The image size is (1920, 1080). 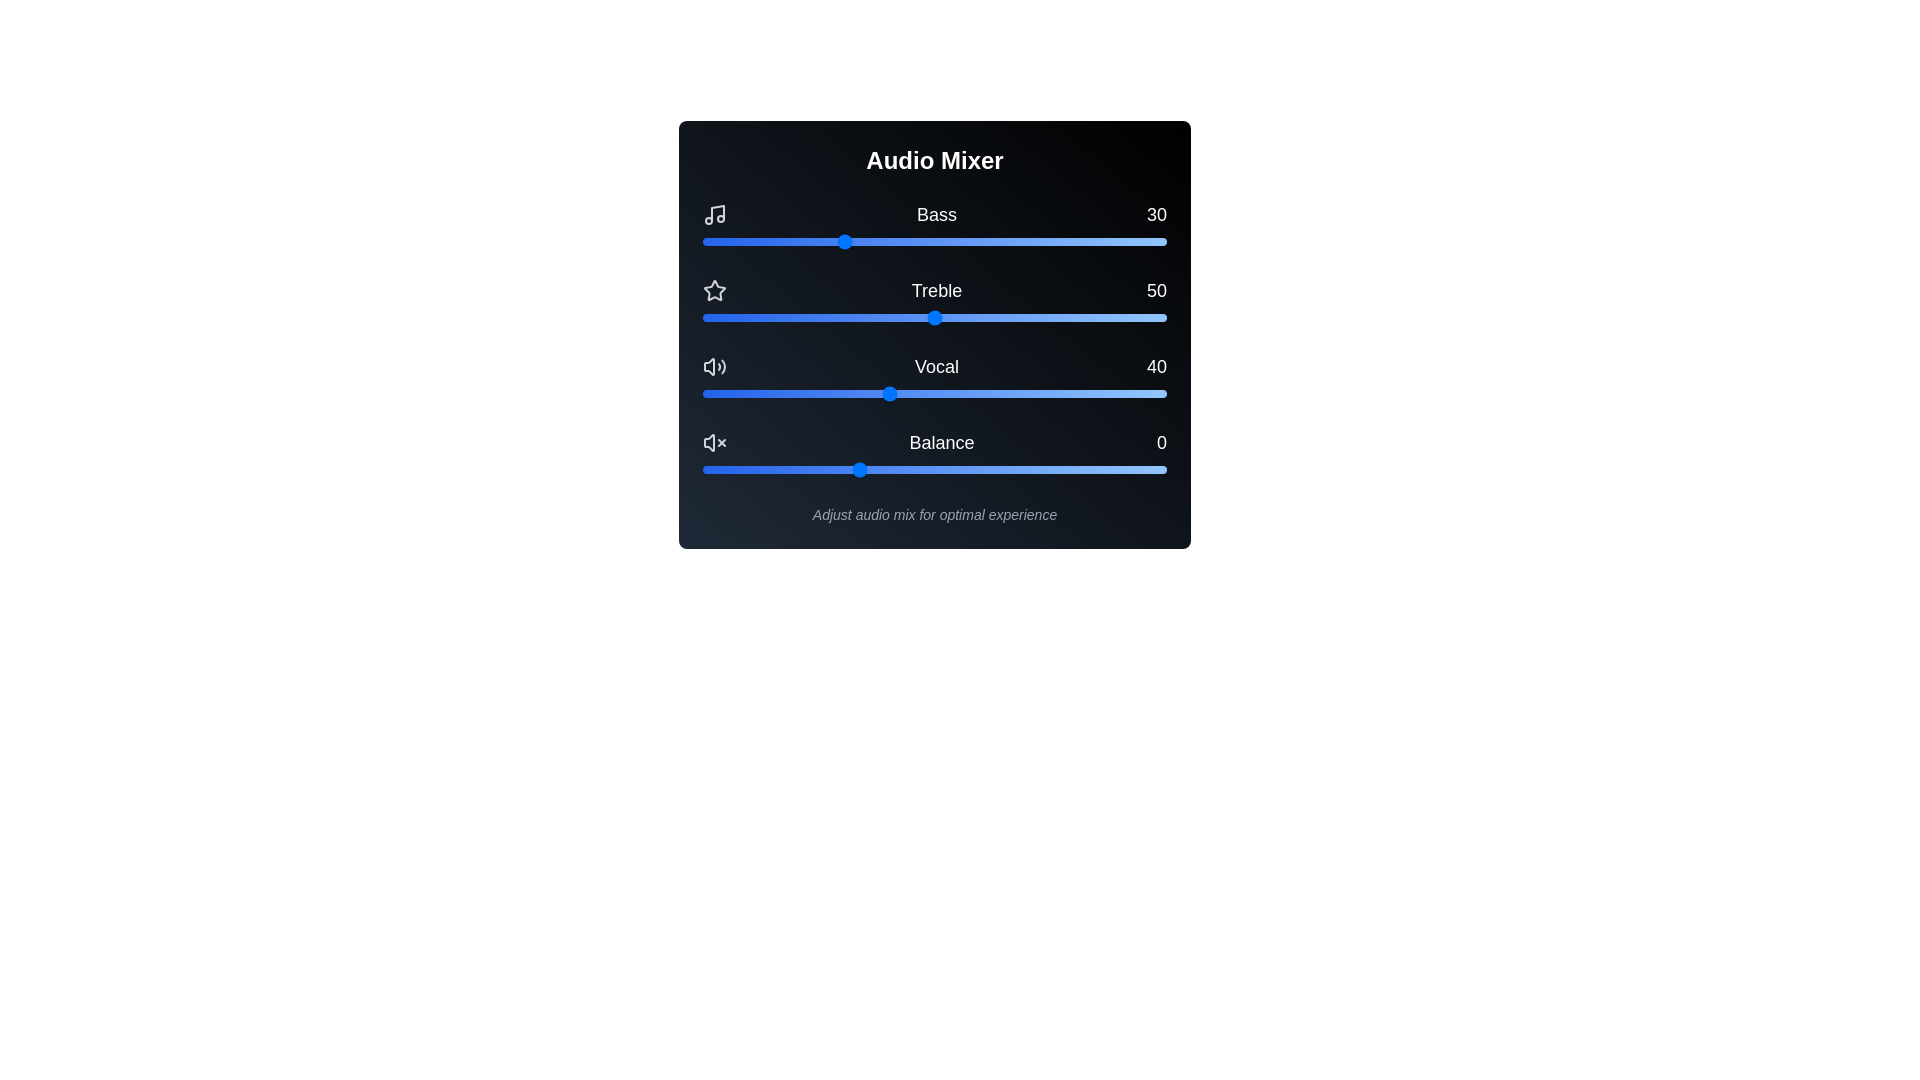 I want to click on the bass slider to 20 by dragging it to the desired position, so click(x=794, y=241).